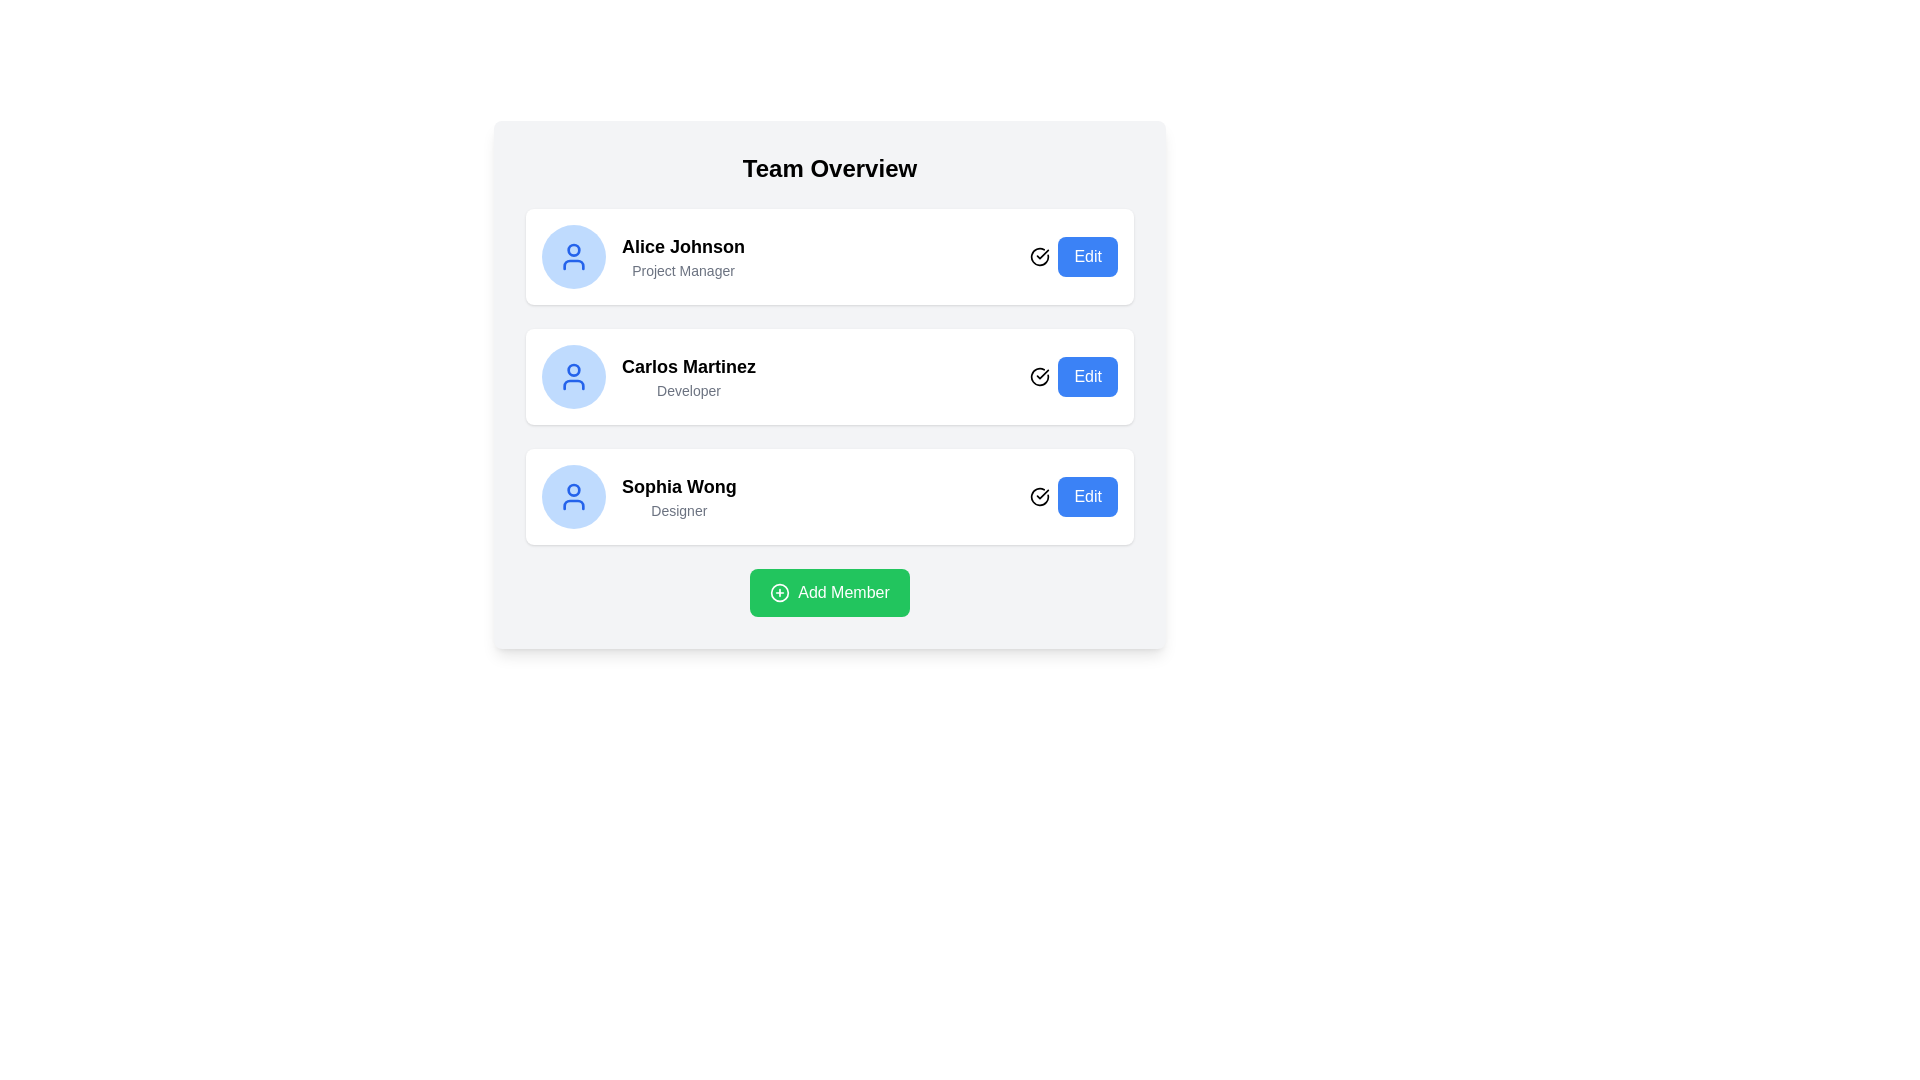 This screenshot has height=1080, width=1920. What do you see at coordinates (573, 489) in the screenshot?
I see `the small circular element located inside the user profile icon, specifically positioned near the top of the user's head within the third profile section from the top` at bounding box center [573, 489].